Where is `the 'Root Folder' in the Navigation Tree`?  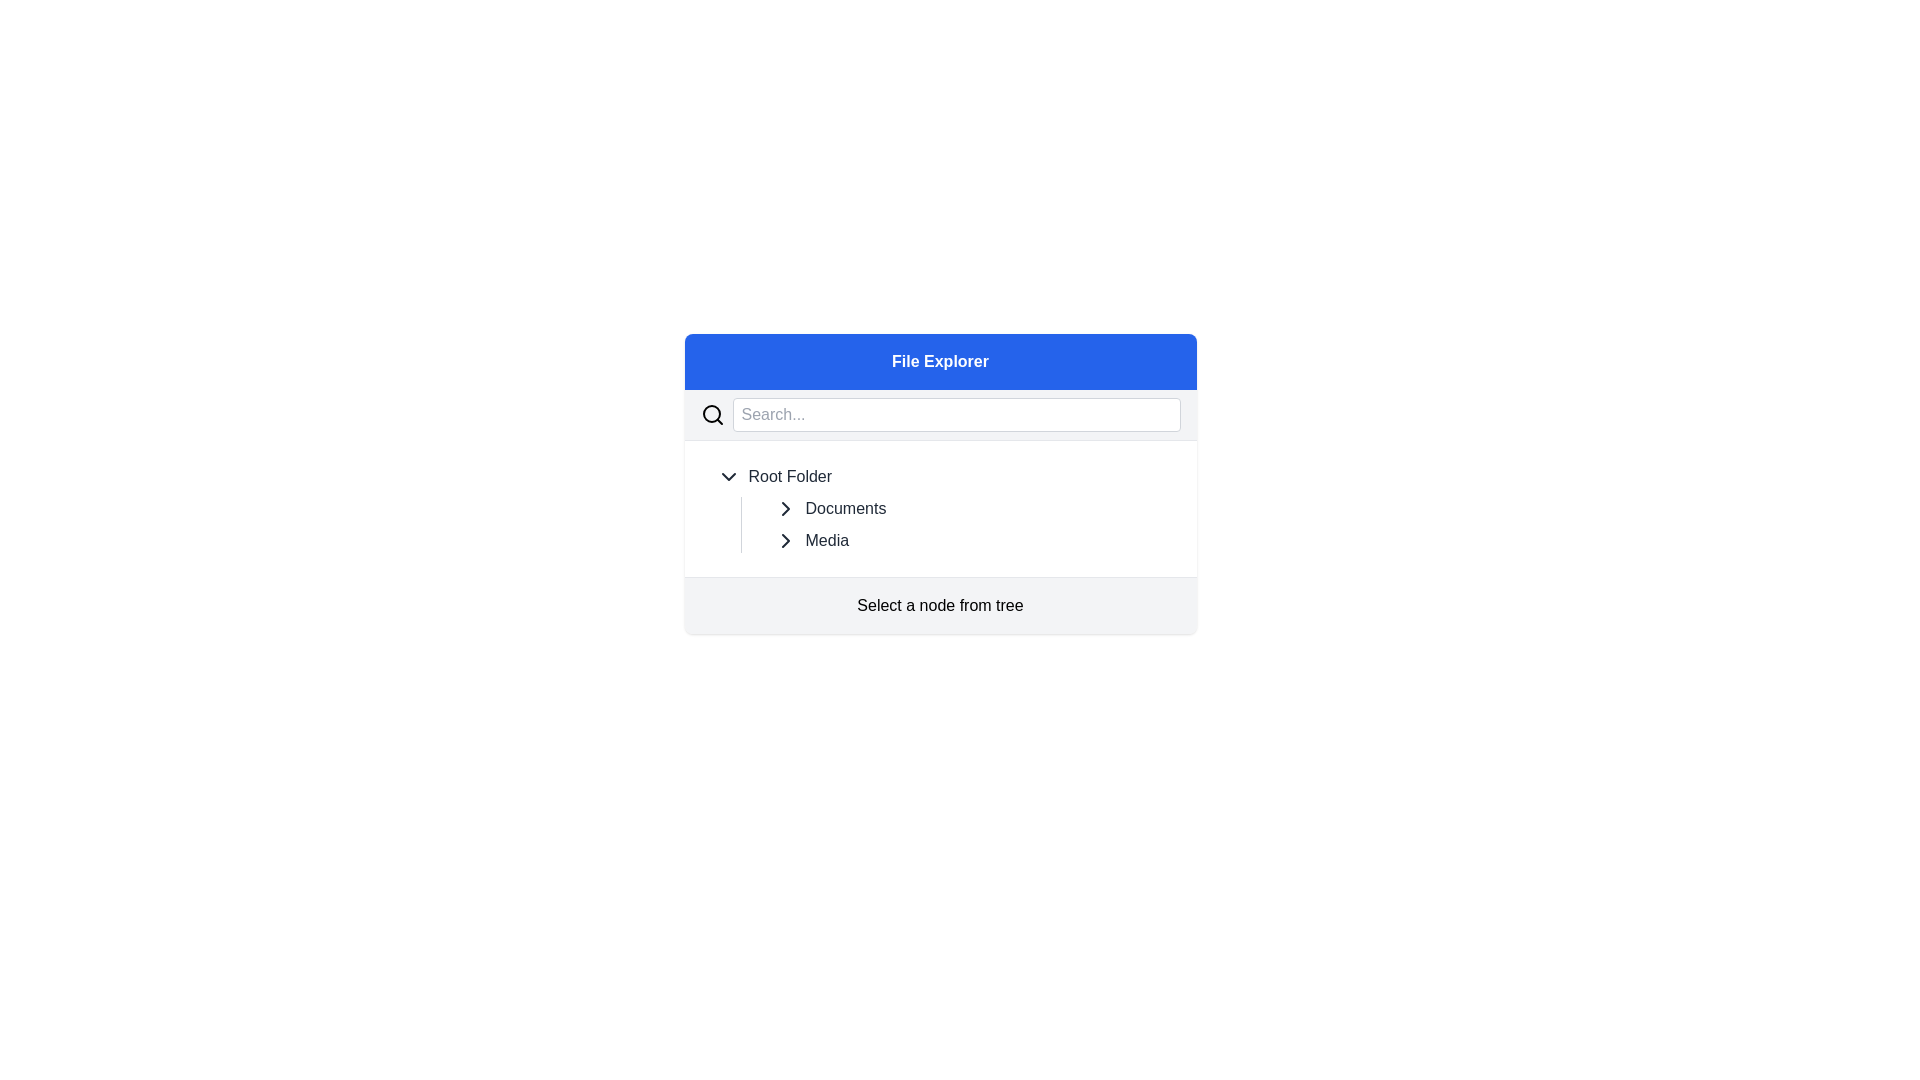 the 'Root Folder' in the Navigation Tree is located at coordinates (939, 483).